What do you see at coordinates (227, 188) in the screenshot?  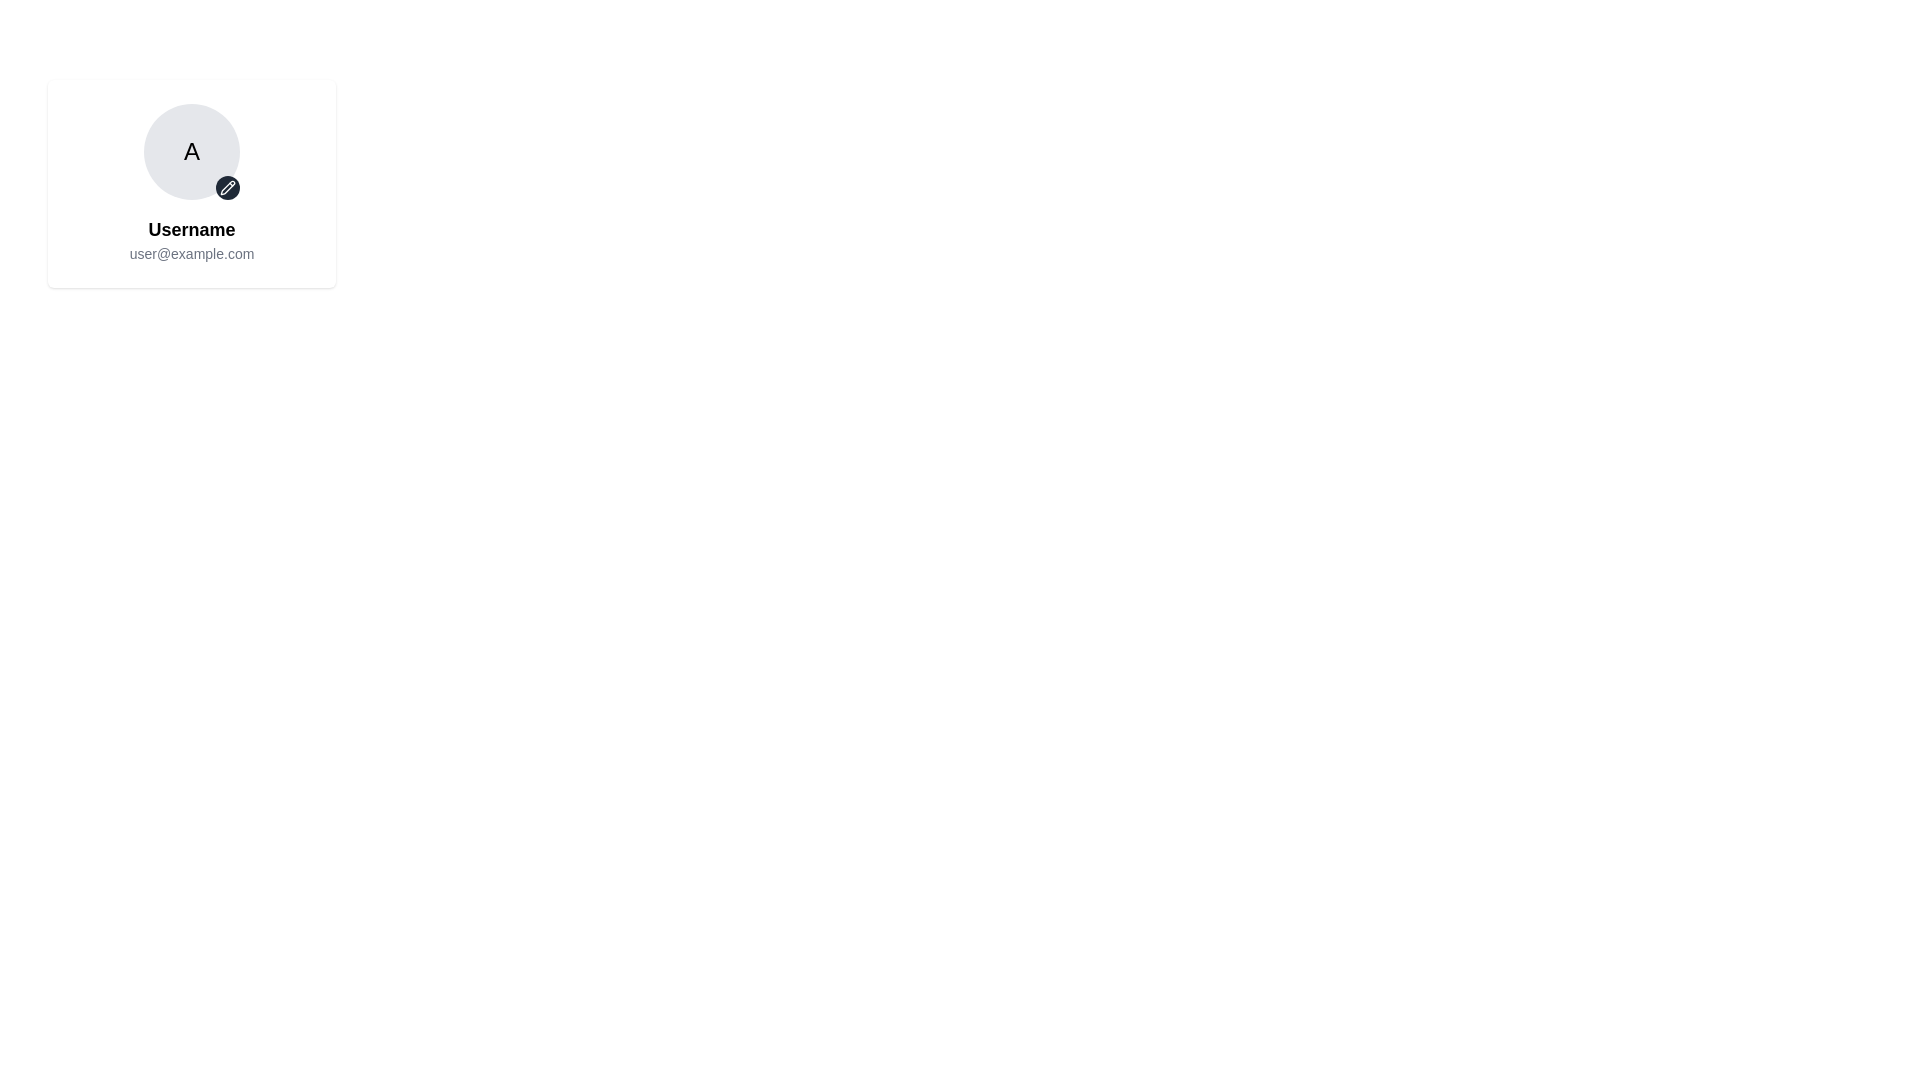 I see `the edit icon button located in the bottom-right corner of the profile card` at bounding box center [227, 188].